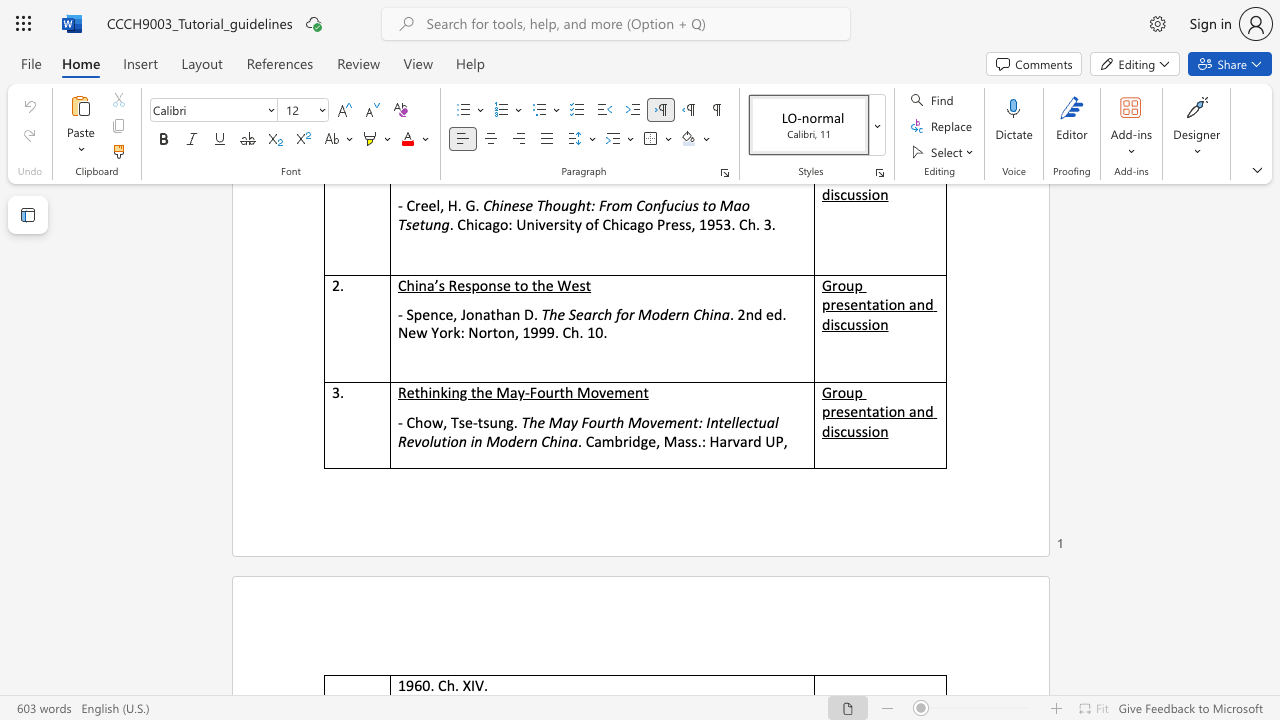 The width and height of the screenshot is (1280, 720). What do you see at coordinates (397, 684) in the screenshot?
I see `the subset text "1960. C" within the text "1960. Ch. XIV."` at bounding box center [397, 684].